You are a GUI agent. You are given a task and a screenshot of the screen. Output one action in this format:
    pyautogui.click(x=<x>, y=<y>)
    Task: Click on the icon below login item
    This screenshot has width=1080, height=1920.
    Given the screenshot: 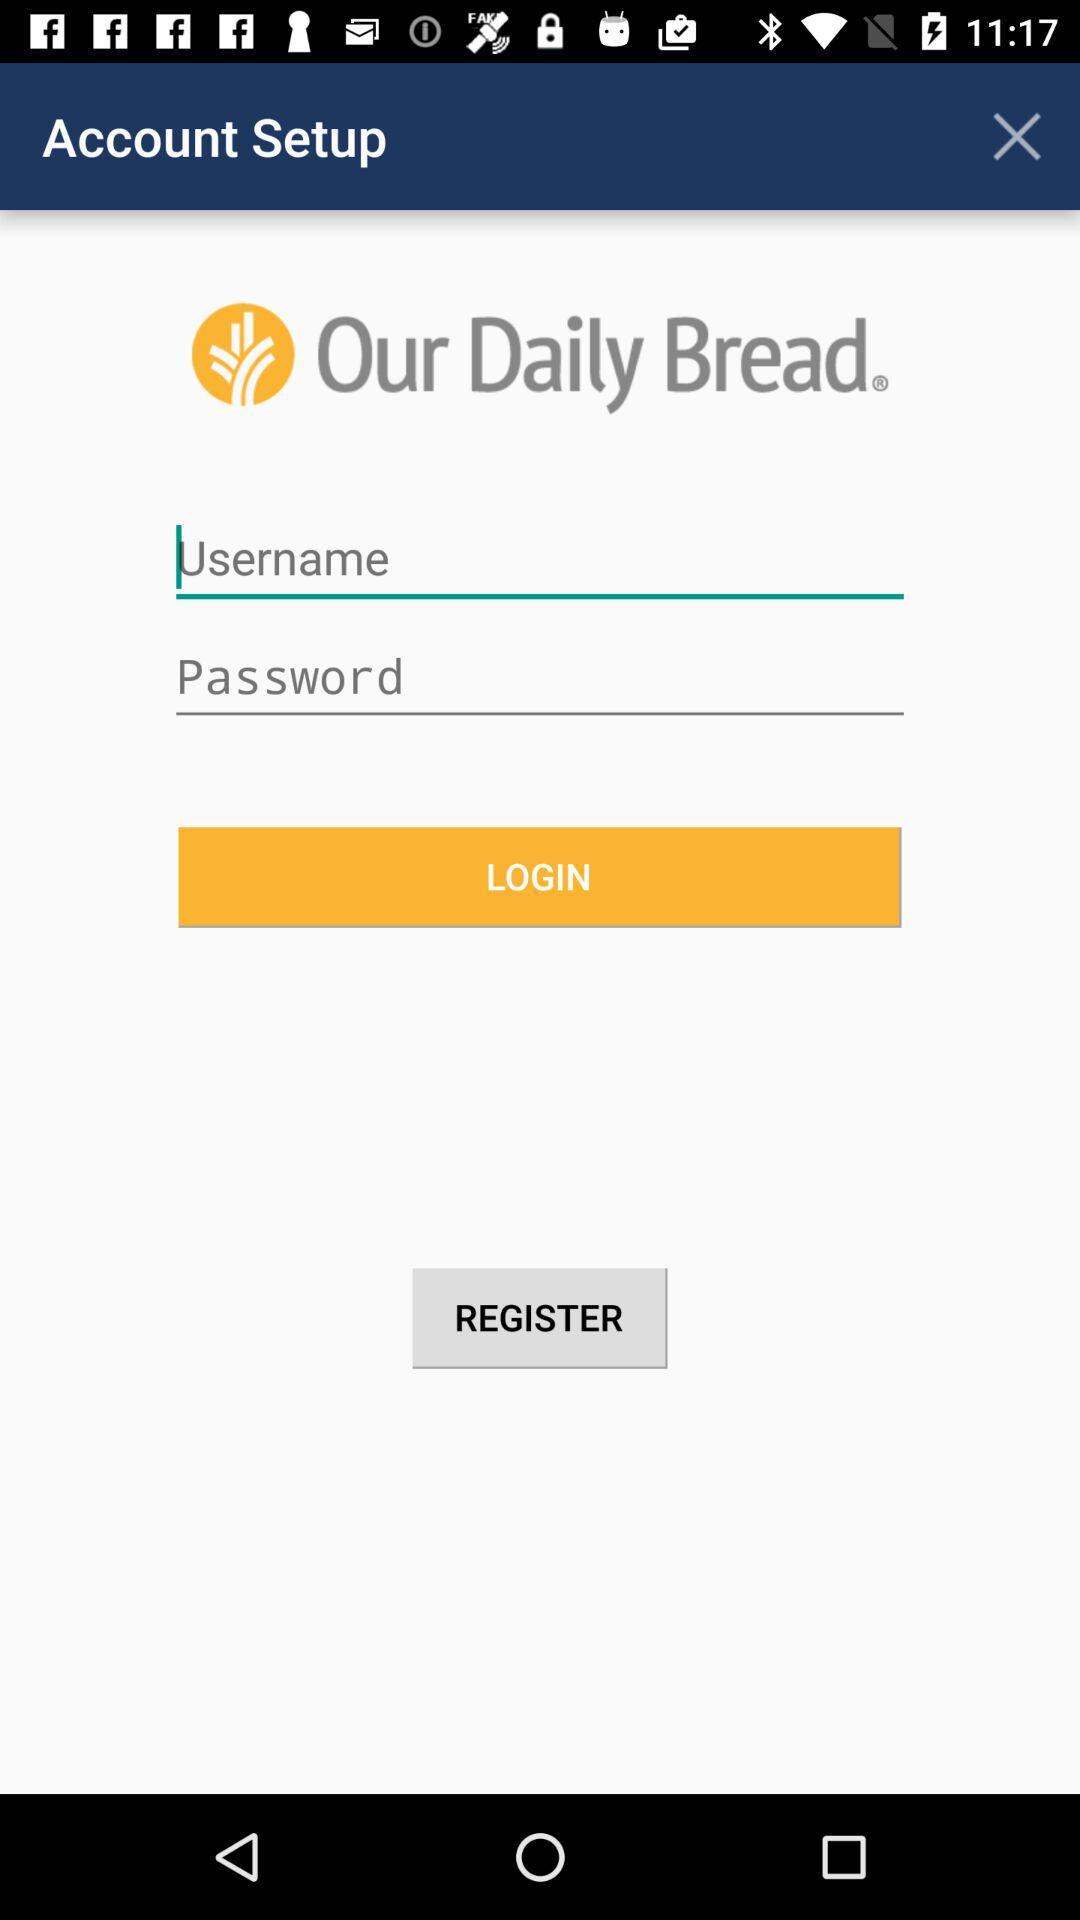 What is the action you would take?
    pyautogui.click(x=540, y=1318)
    